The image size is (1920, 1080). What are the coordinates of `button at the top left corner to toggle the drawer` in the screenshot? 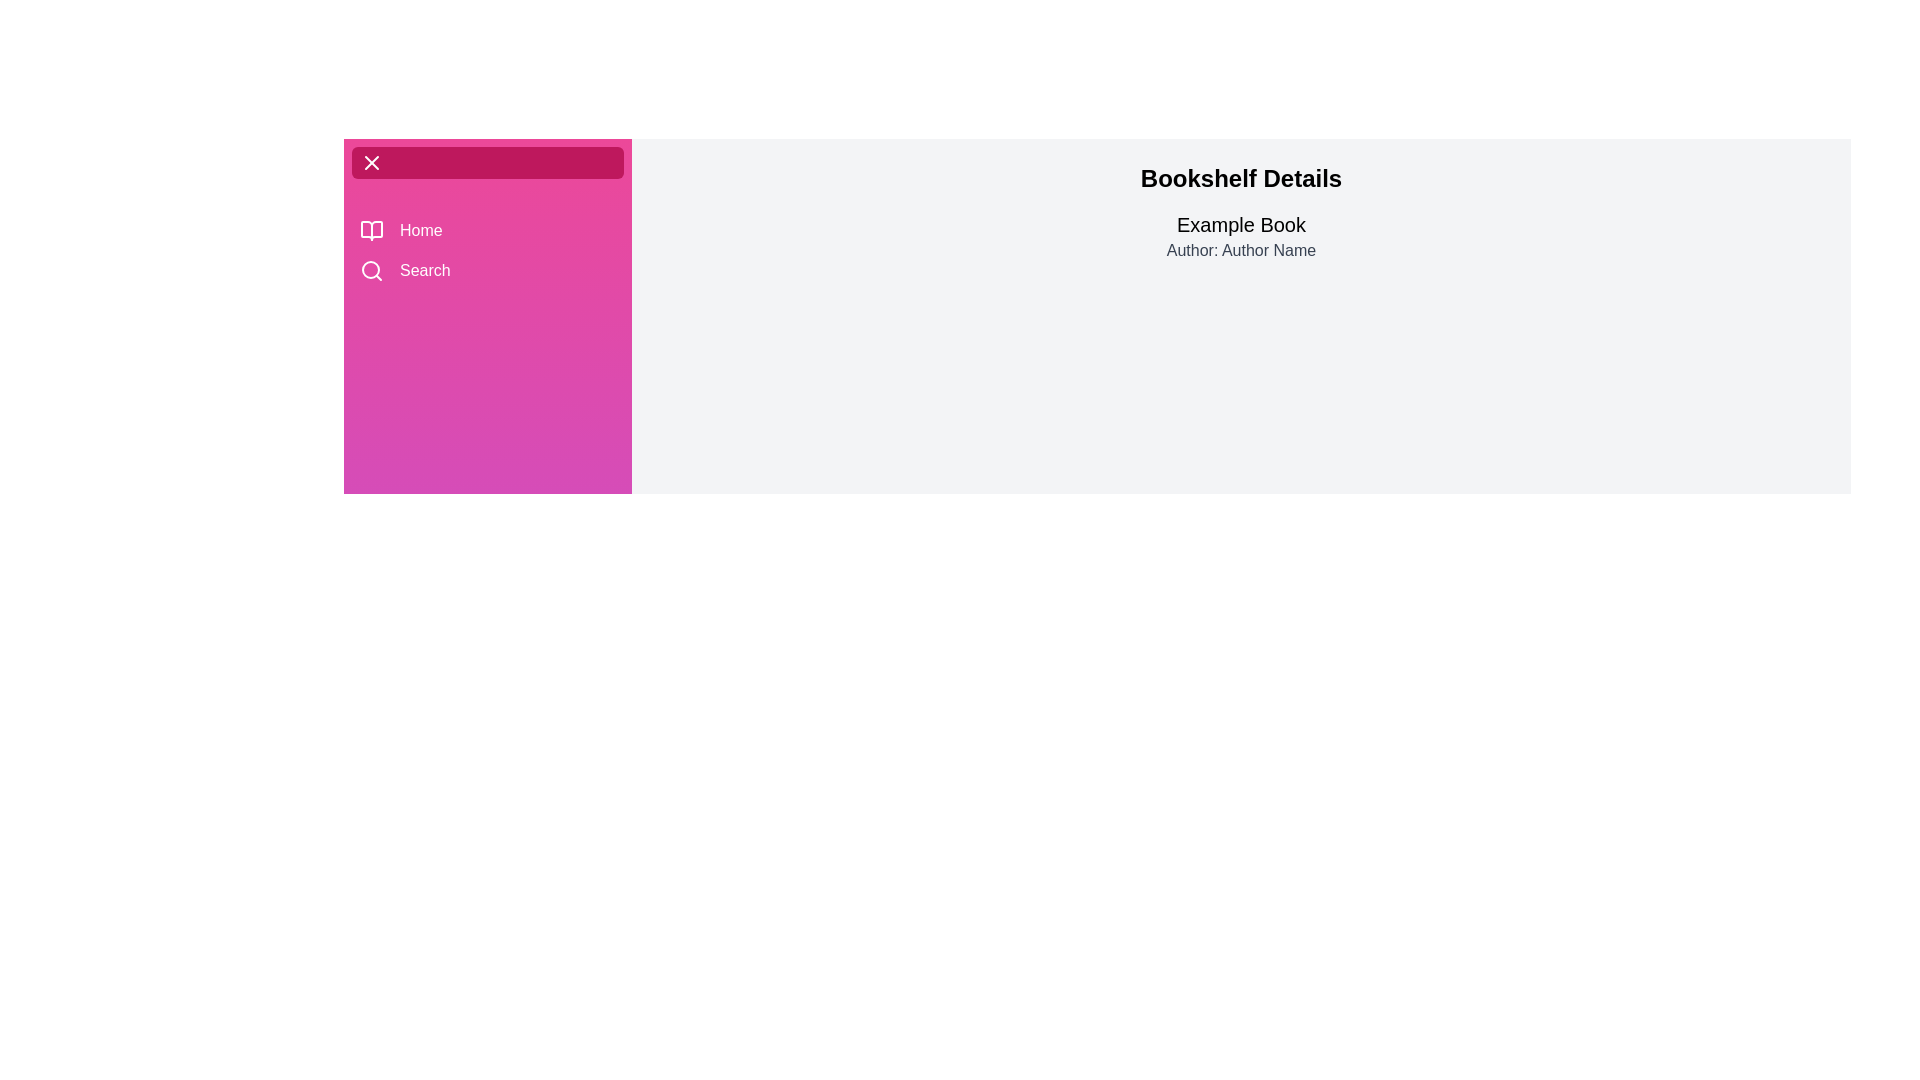 It's located at (372, 161).